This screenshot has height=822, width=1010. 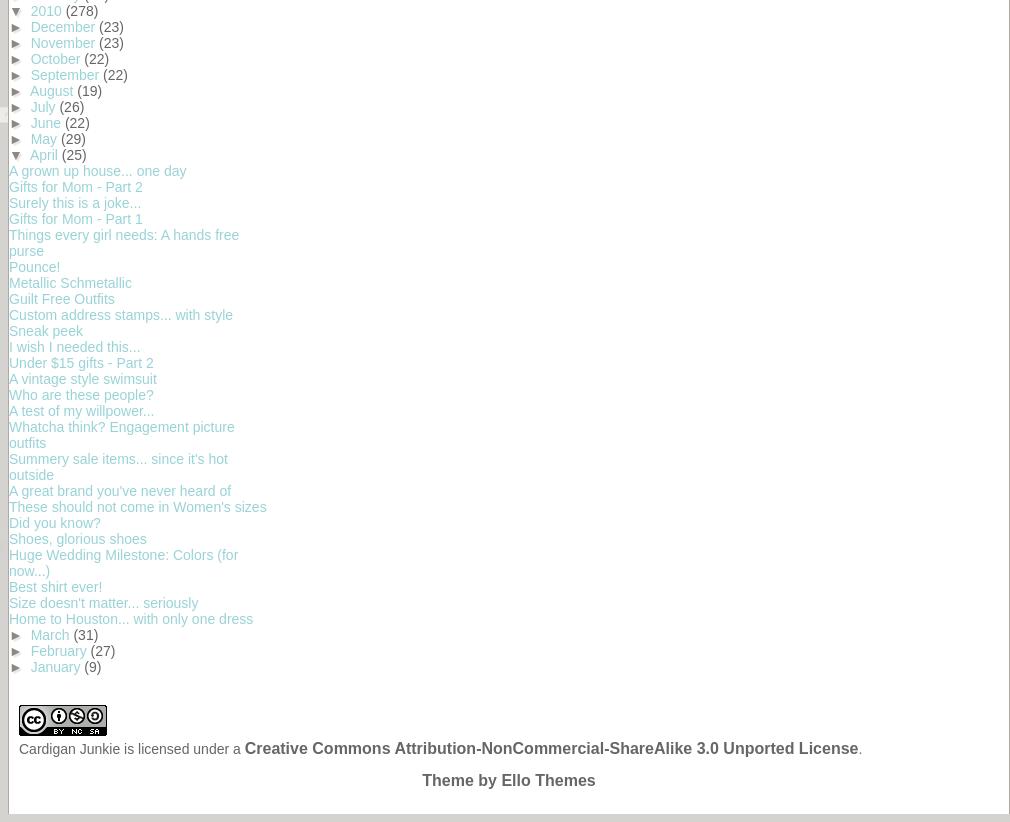 What do you see at coordinates (55, 59) in the screenshot?
I see `'October'` at bounding box center [55, 59].